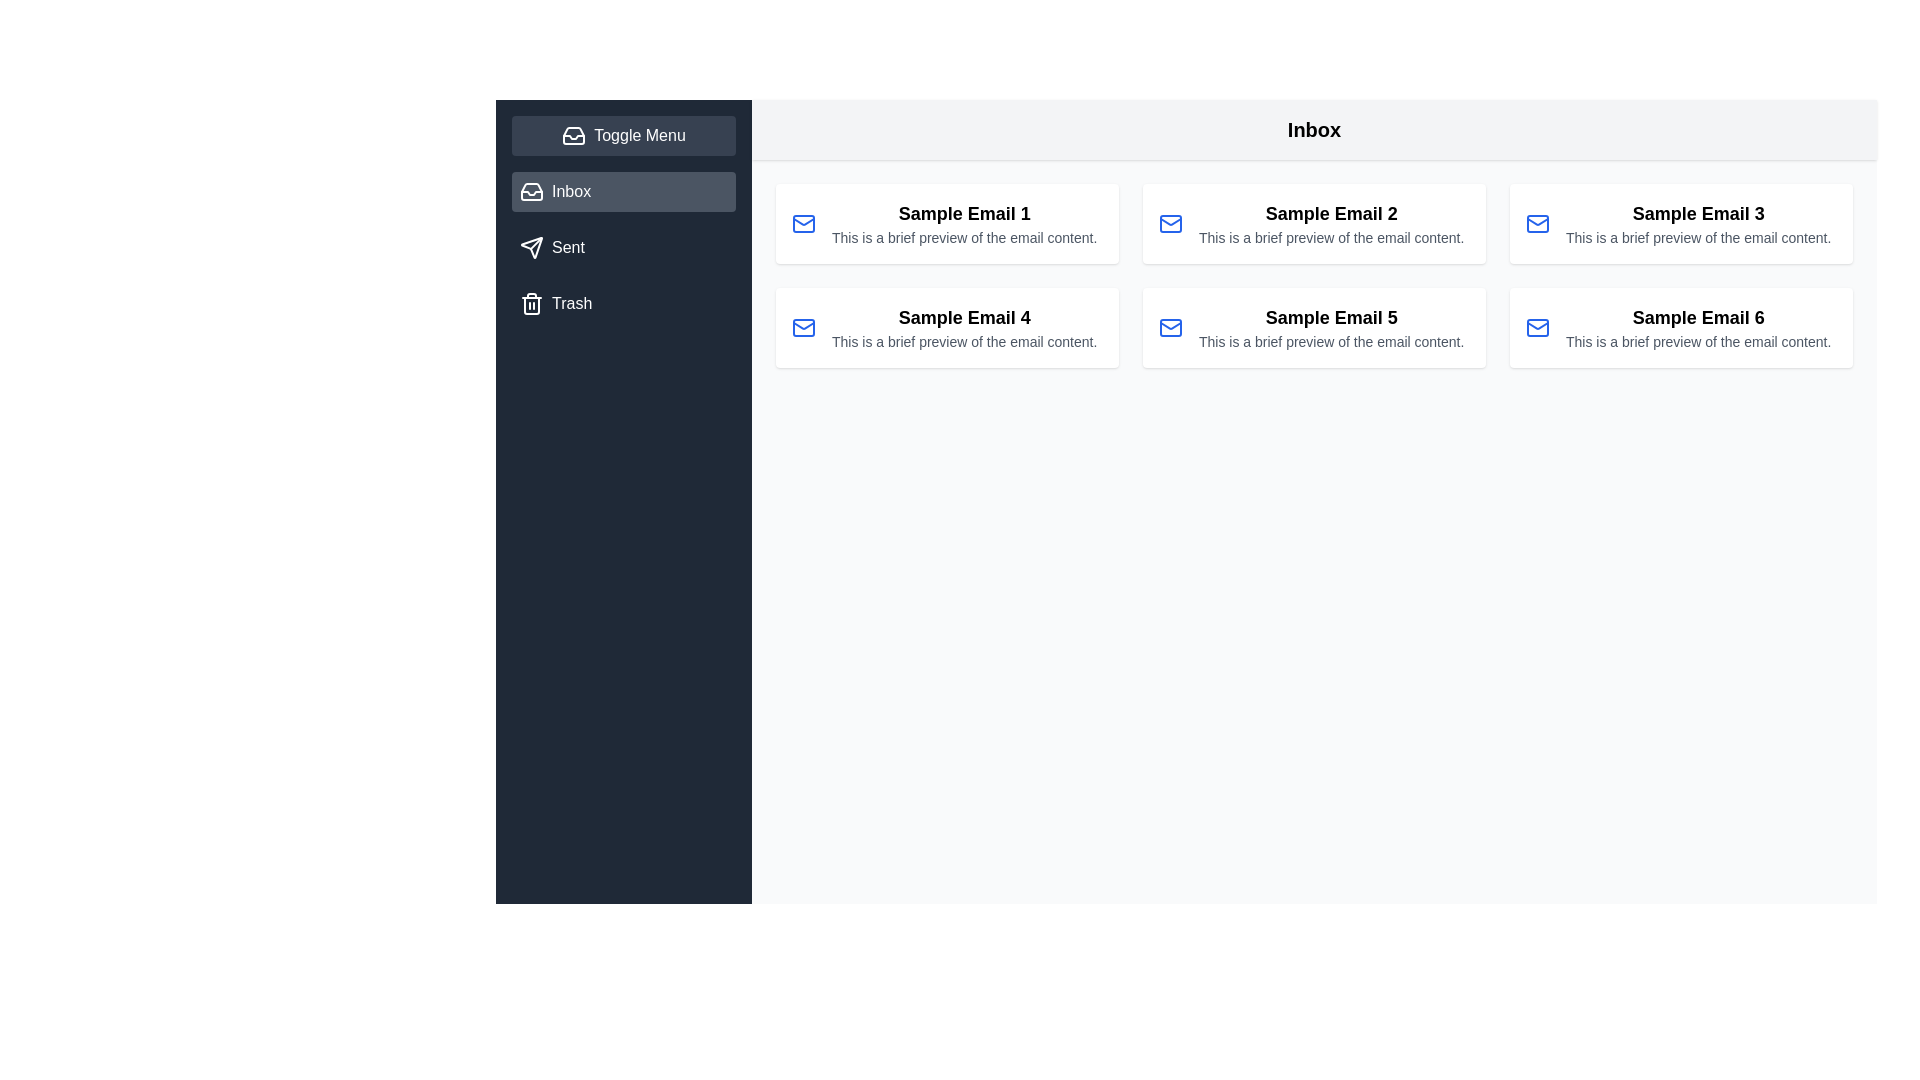 The width and height of the screenshot is (1920, 1080). I want to click on the rectangular SVG component that forms the main body of the envelope in the email list grid associated with 'Sample Email 6', so click(1536, 326).